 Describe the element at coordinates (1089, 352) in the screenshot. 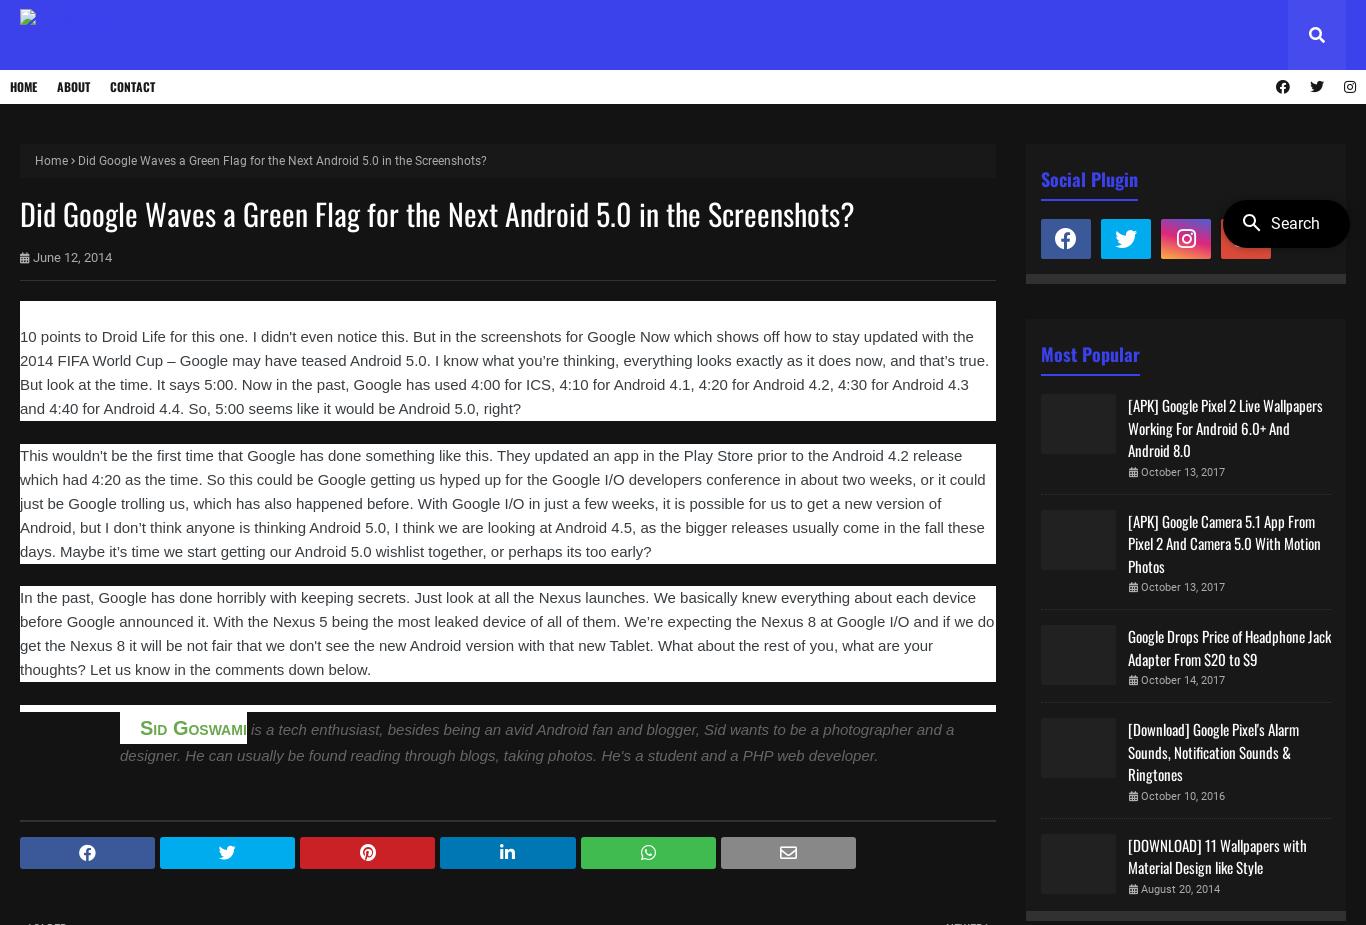

I see `'Most Popular'` at that location.